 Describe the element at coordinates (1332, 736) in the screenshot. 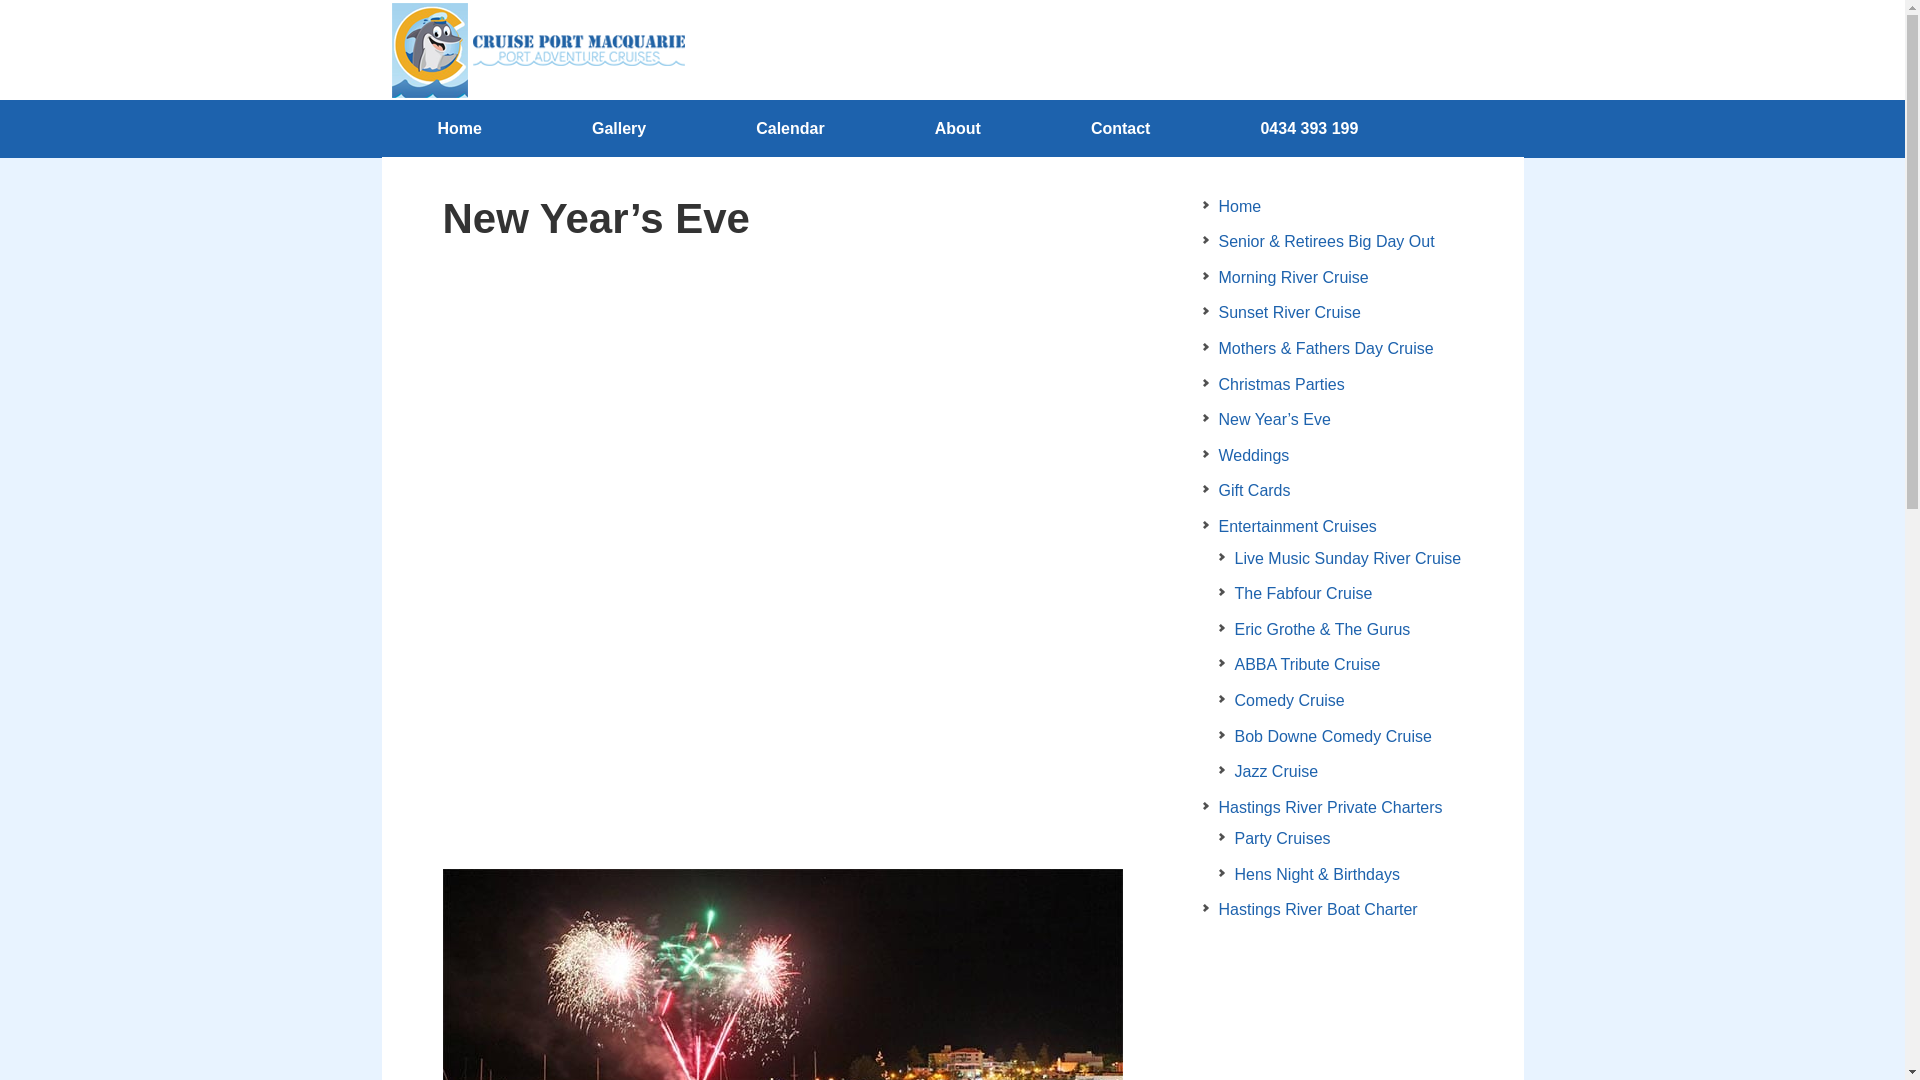

I see `'Bob Downe Comedy Cruise'` at that location.